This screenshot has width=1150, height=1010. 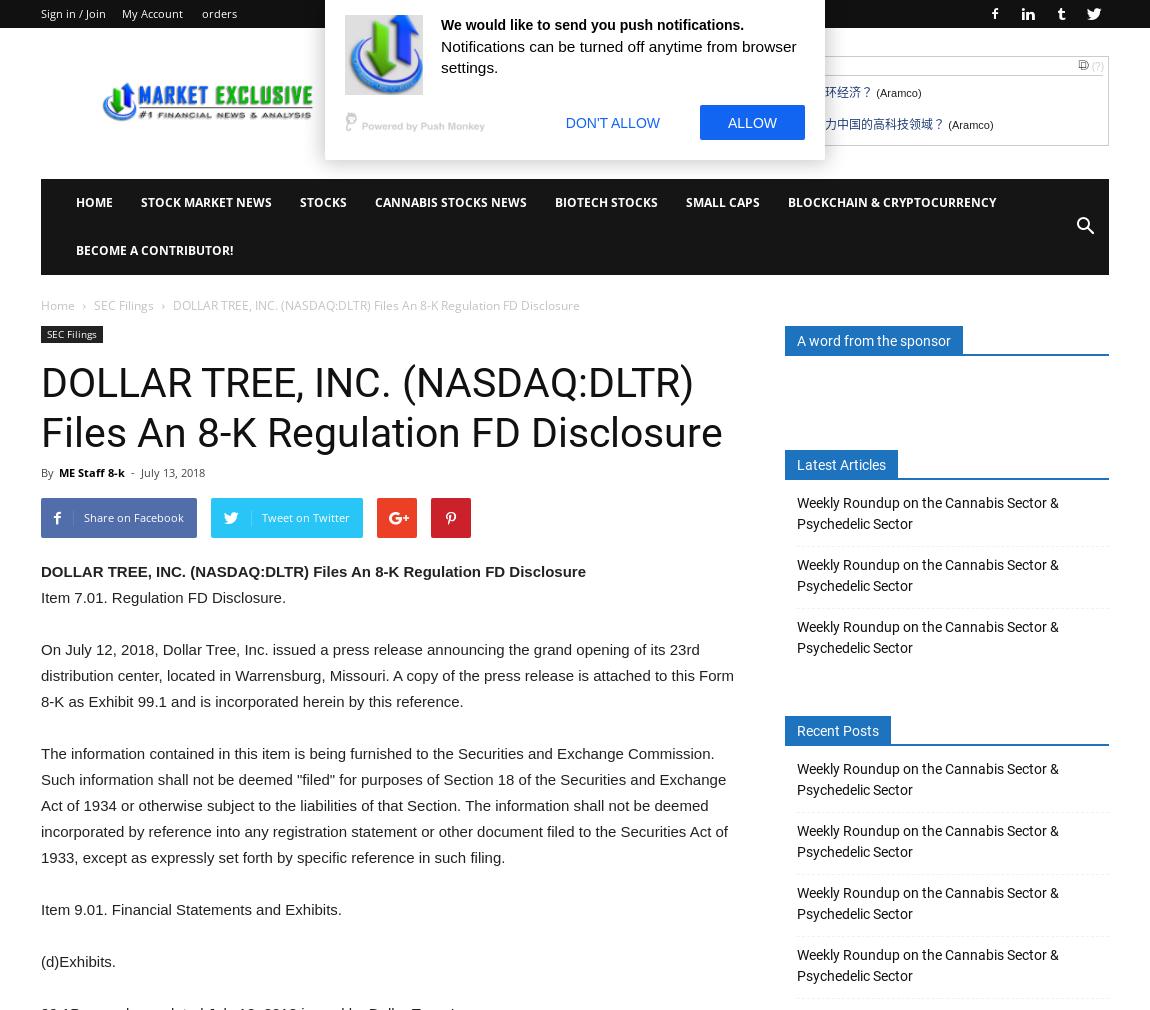 What do you see at coordinates (56, 305) in the screenshot?
I see `'Home'` at bounding box center [56, 305].